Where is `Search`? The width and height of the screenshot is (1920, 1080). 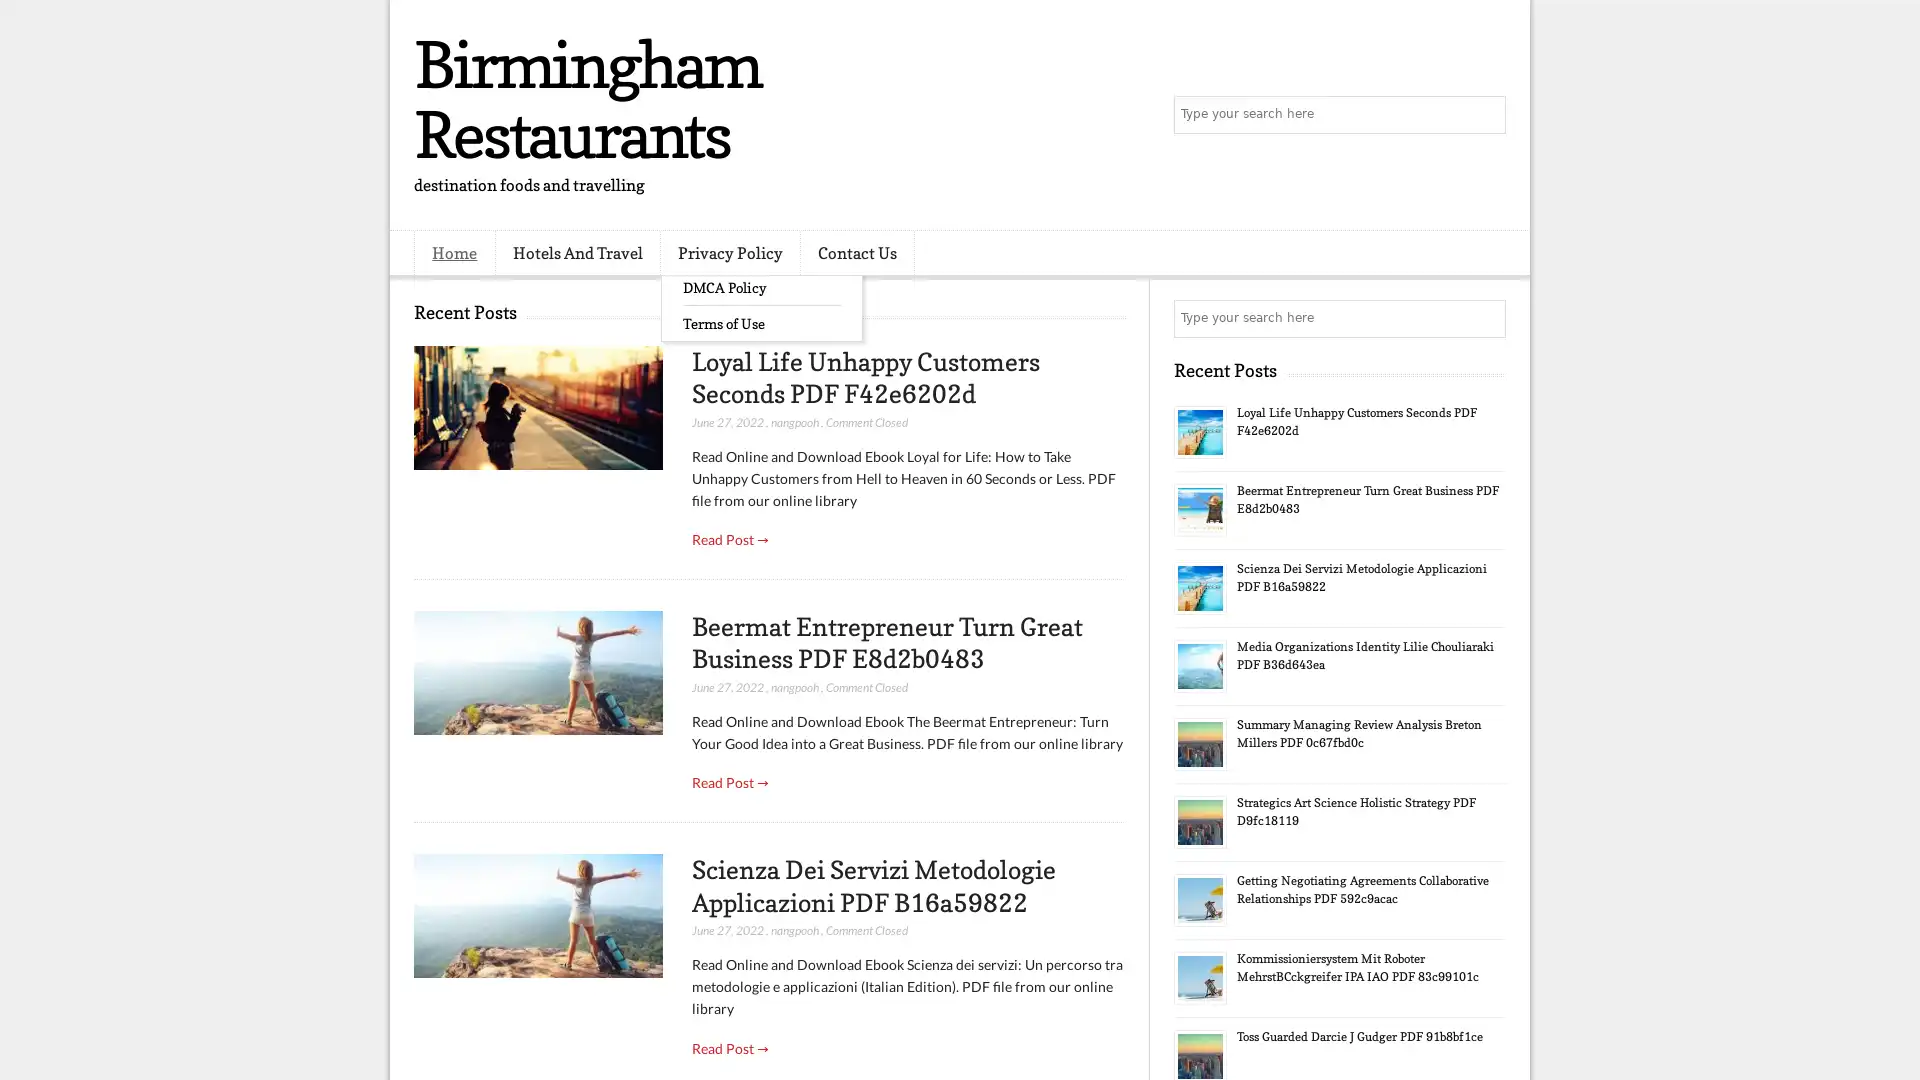 Search is located at coordinates (1485, 115).